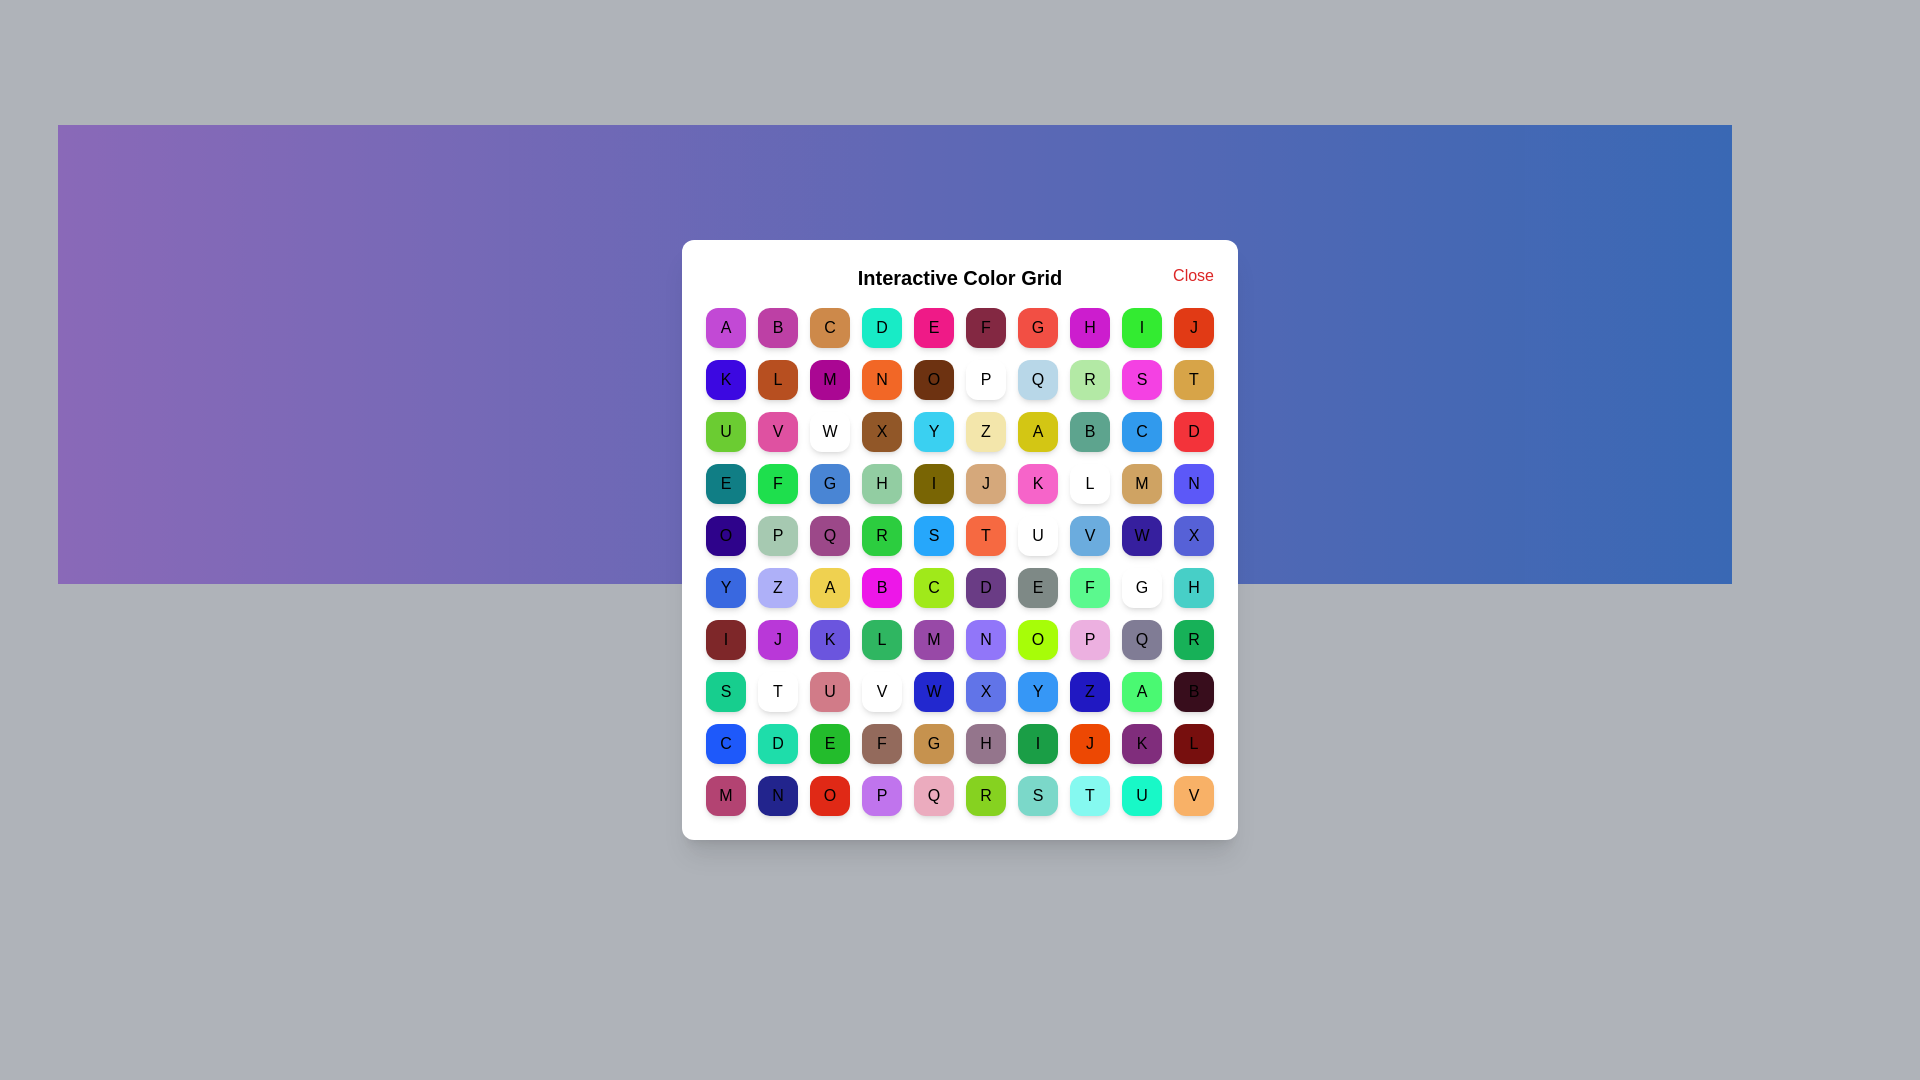  Describe the element at coordinates (1194, 380) in the screenshot. I see `the grid cell labeled T to view its color message` at that location.